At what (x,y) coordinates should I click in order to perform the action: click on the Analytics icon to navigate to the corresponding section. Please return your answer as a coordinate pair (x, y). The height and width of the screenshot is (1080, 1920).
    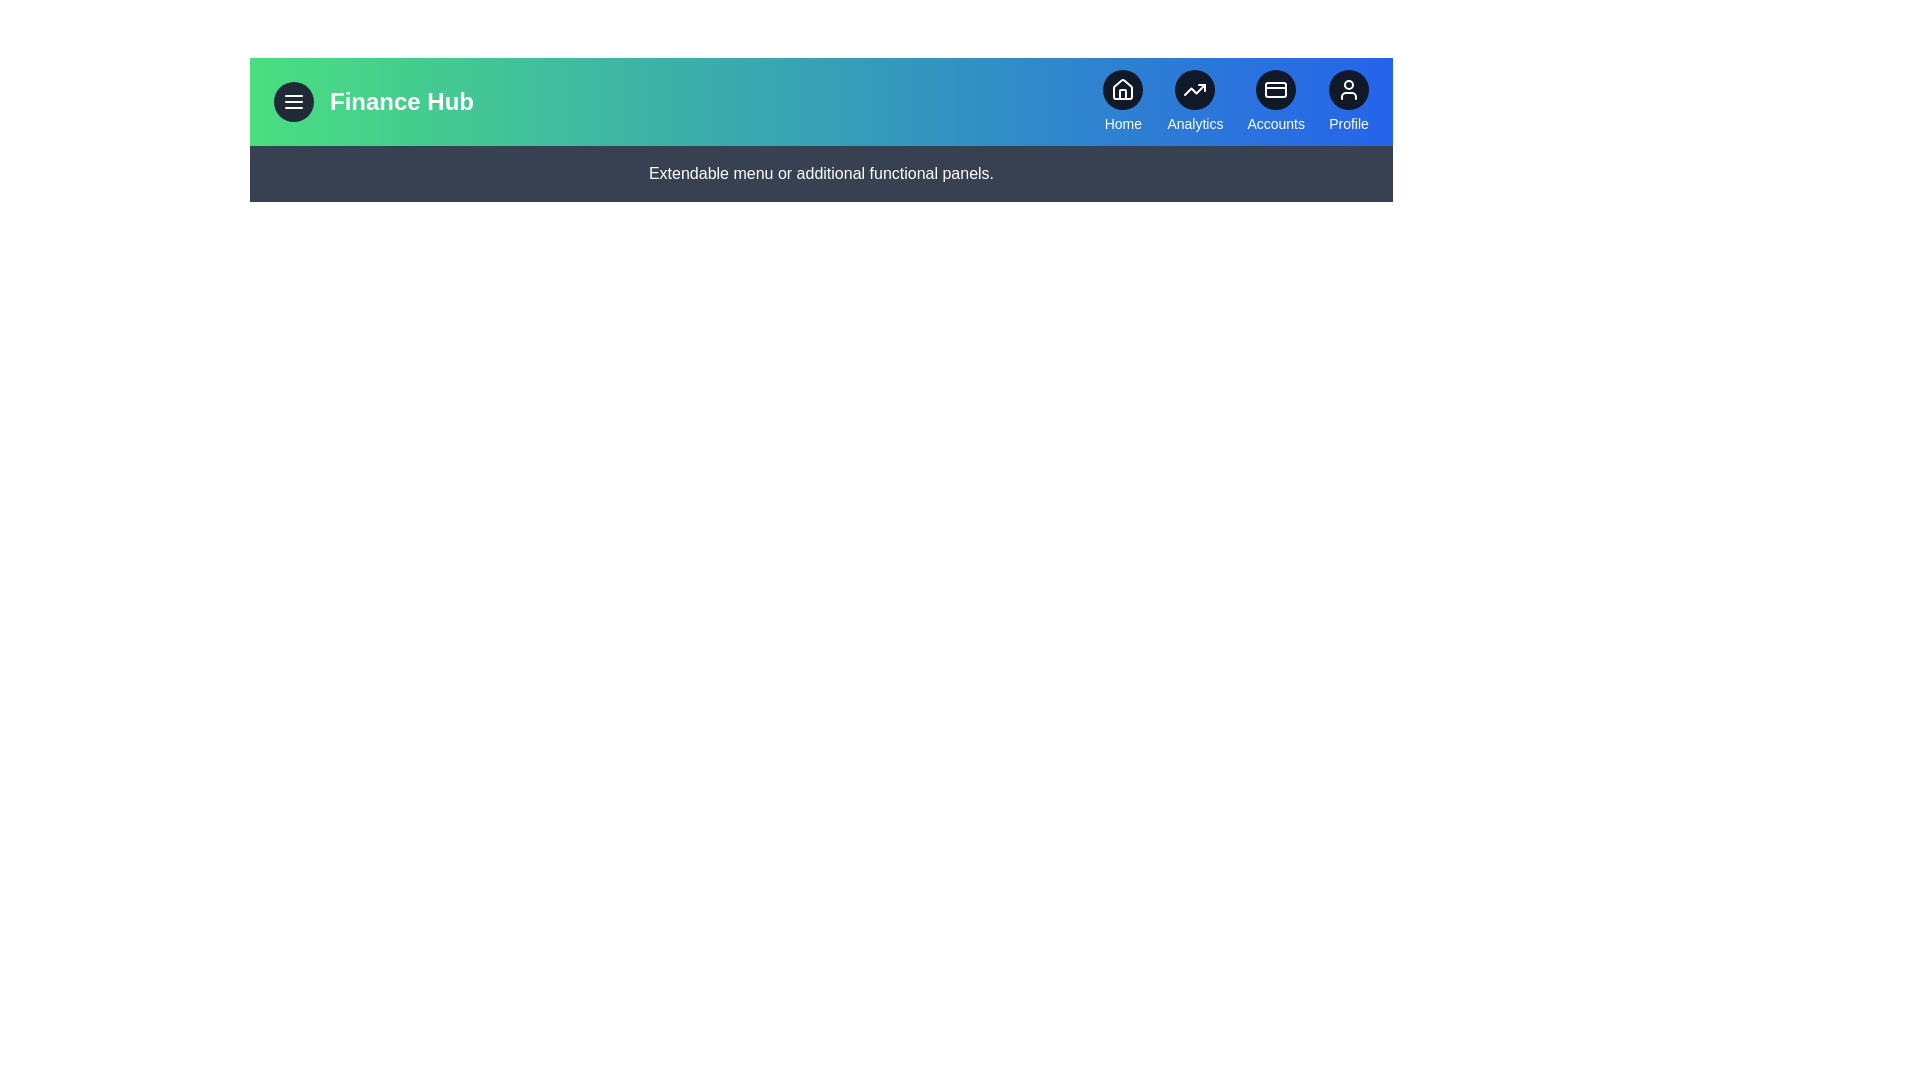
    Looking at the image, I should click on (1195, 88).